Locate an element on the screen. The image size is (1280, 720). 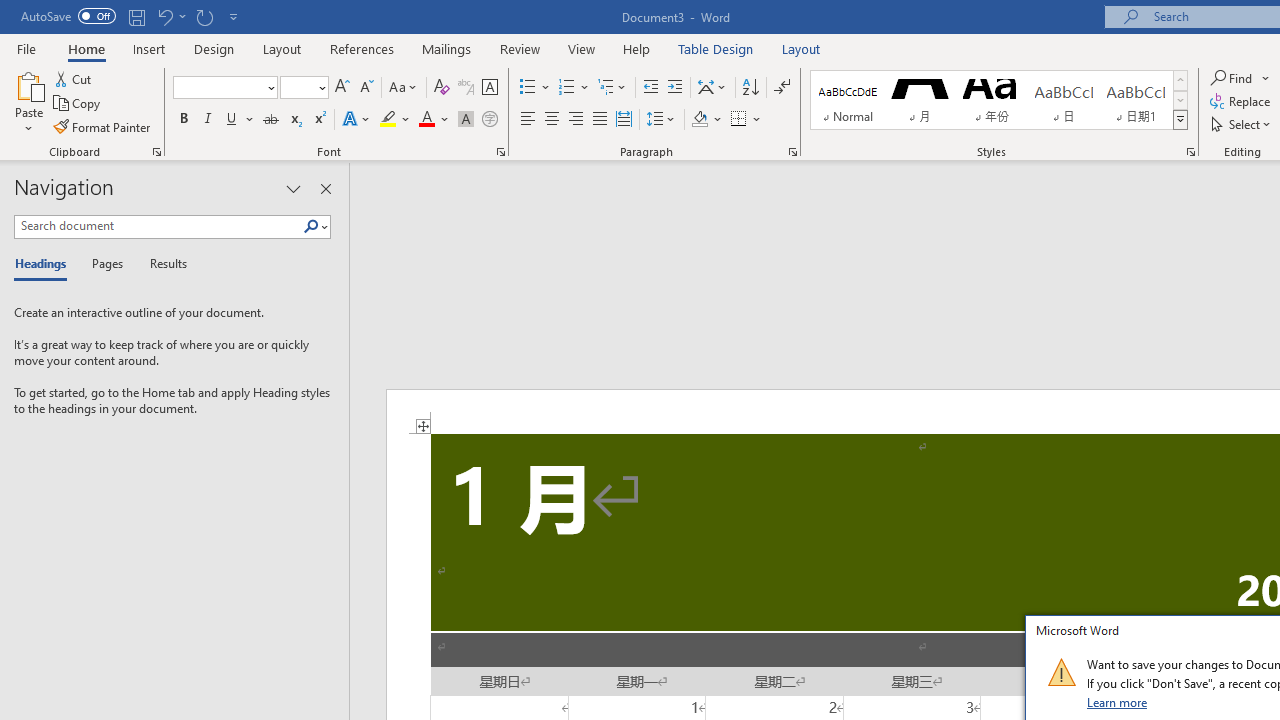
'Grow Font' is located at coordinates (342, 86).